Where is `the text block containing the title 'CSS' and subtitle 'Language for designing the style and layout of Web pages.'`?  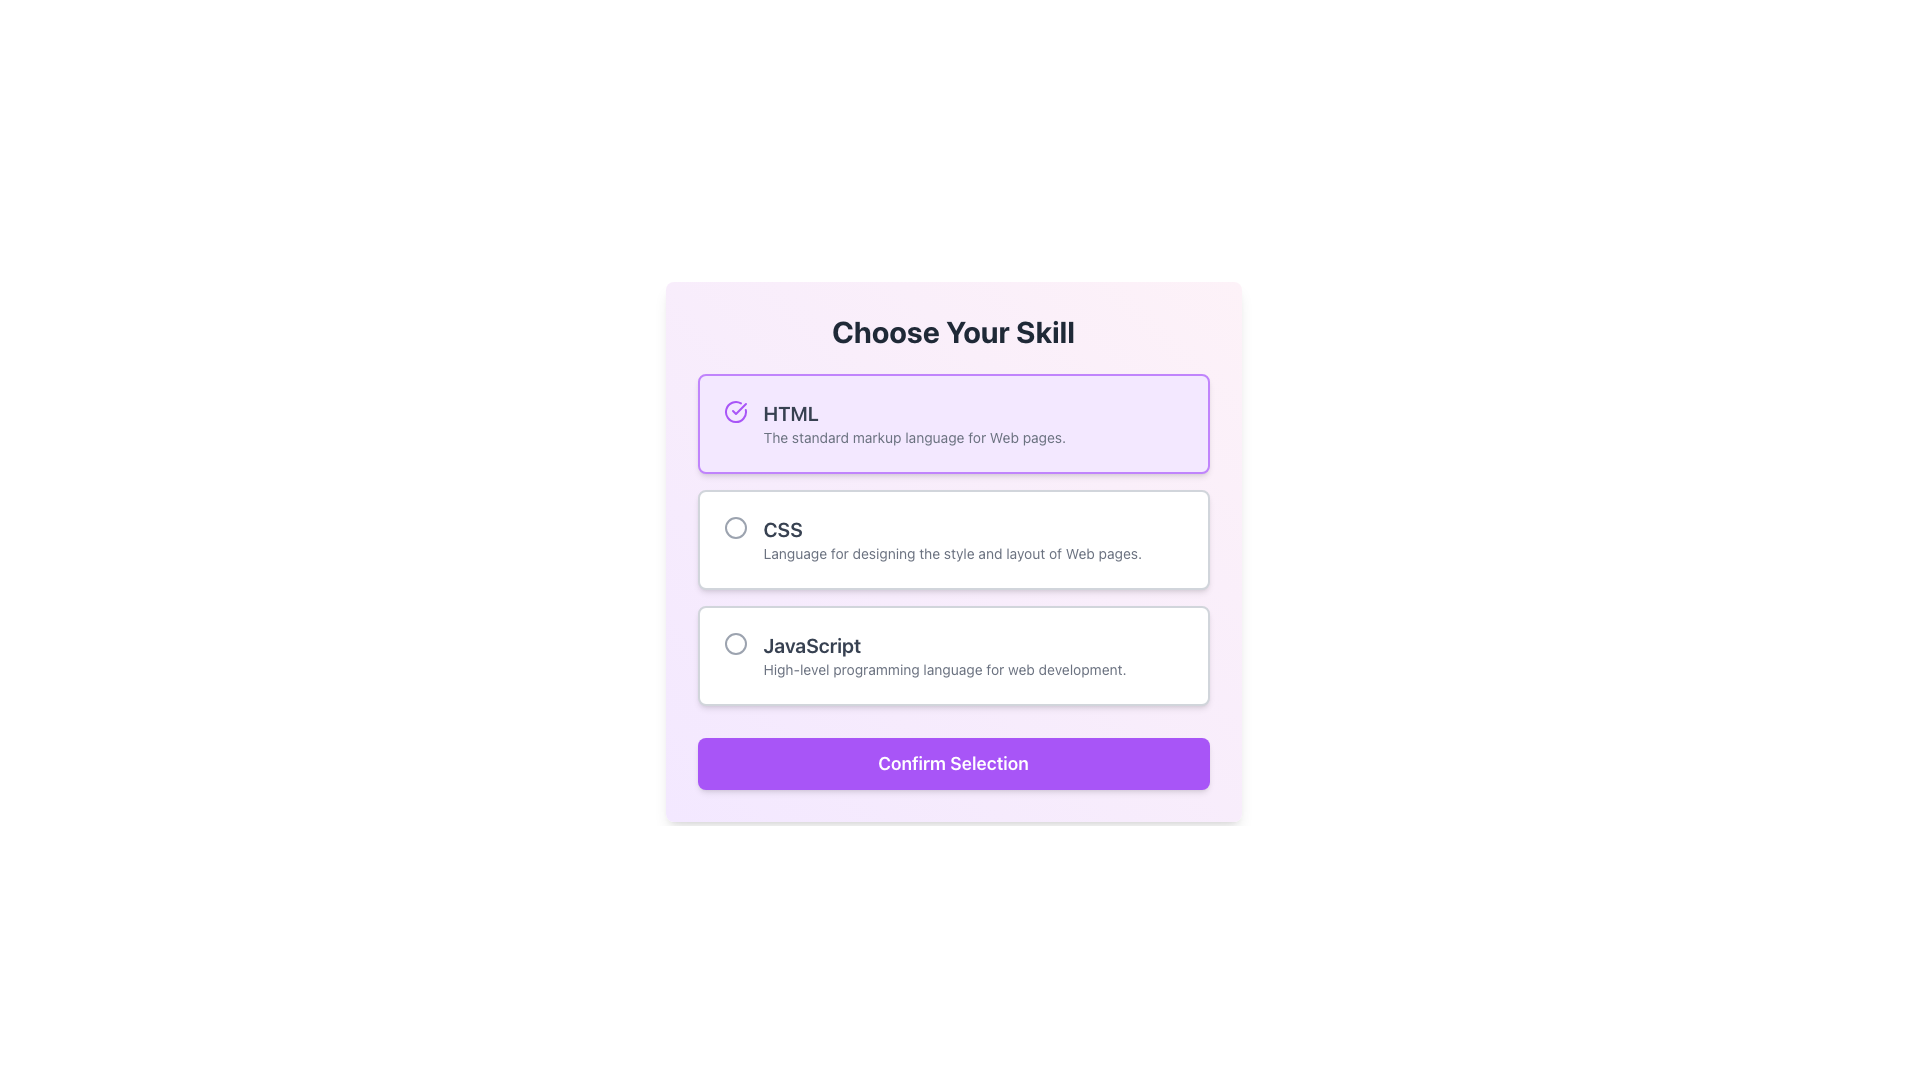 the text block containing the title 'CSS' and subtitle 'Language for designing the style and layout of Web pages.' is located at coordinates (951, 540).